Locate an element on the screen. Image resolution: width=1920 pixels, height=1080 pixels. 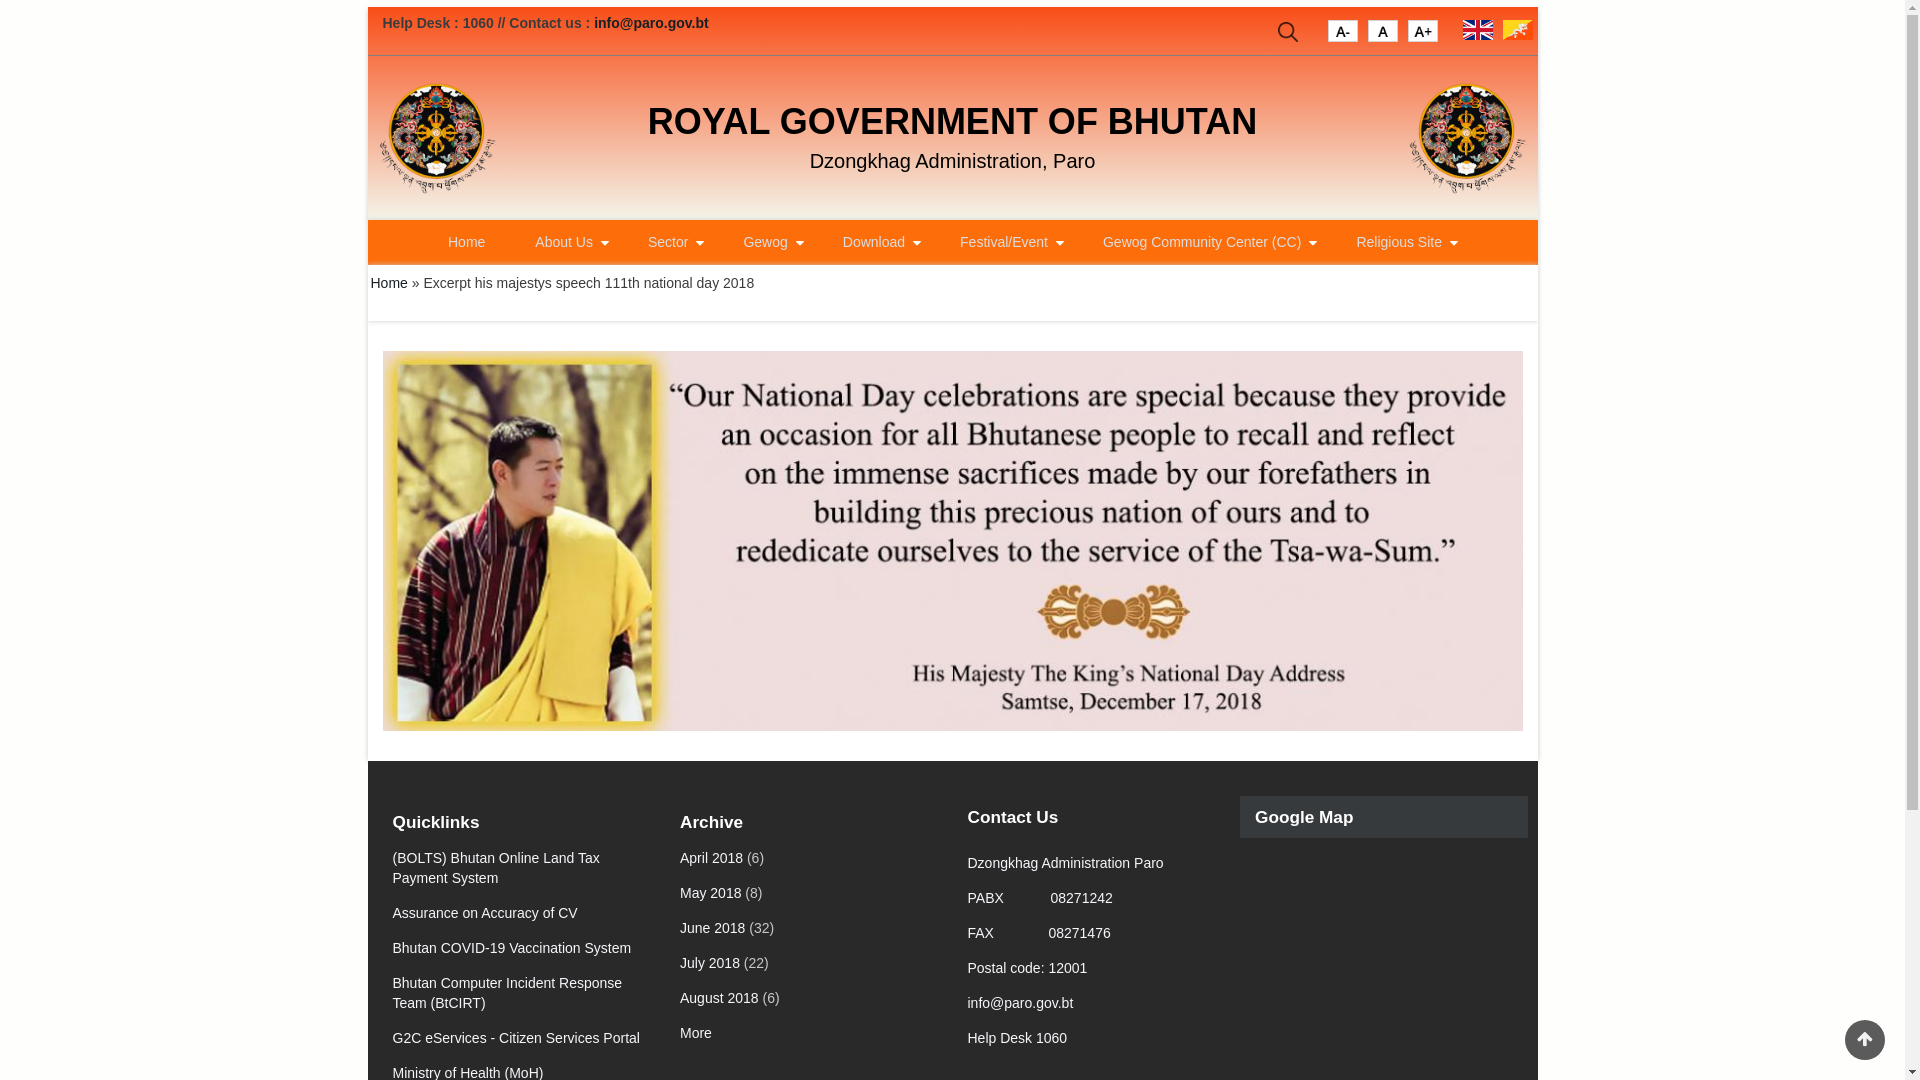
'April 2018' is located at coordinates (711, 856).